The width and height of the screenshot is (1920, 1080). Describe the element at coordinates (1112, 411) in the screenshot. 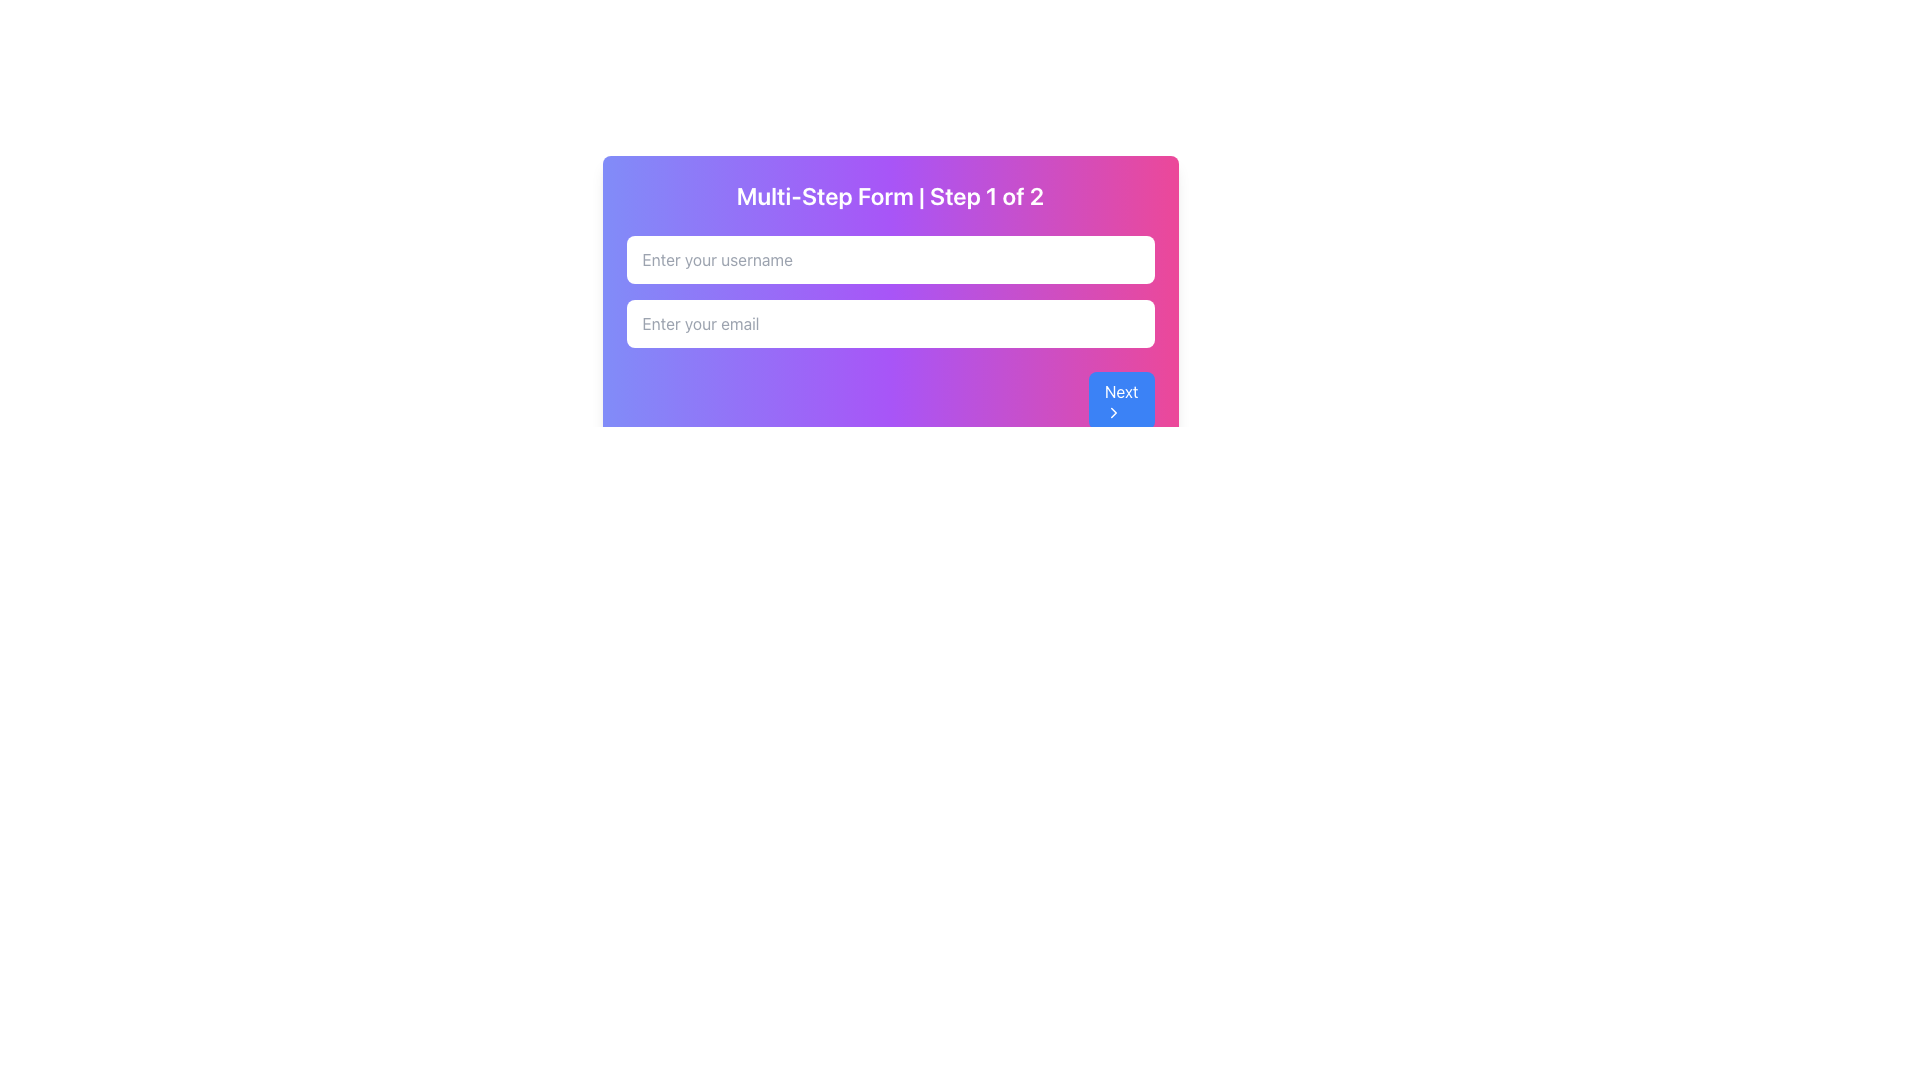

I see `the 'Next' button located in the bottom-right corner of the multi-step form interface, which features a small right-pointing chevron icon as part of its design to indicate navigation` at that location.